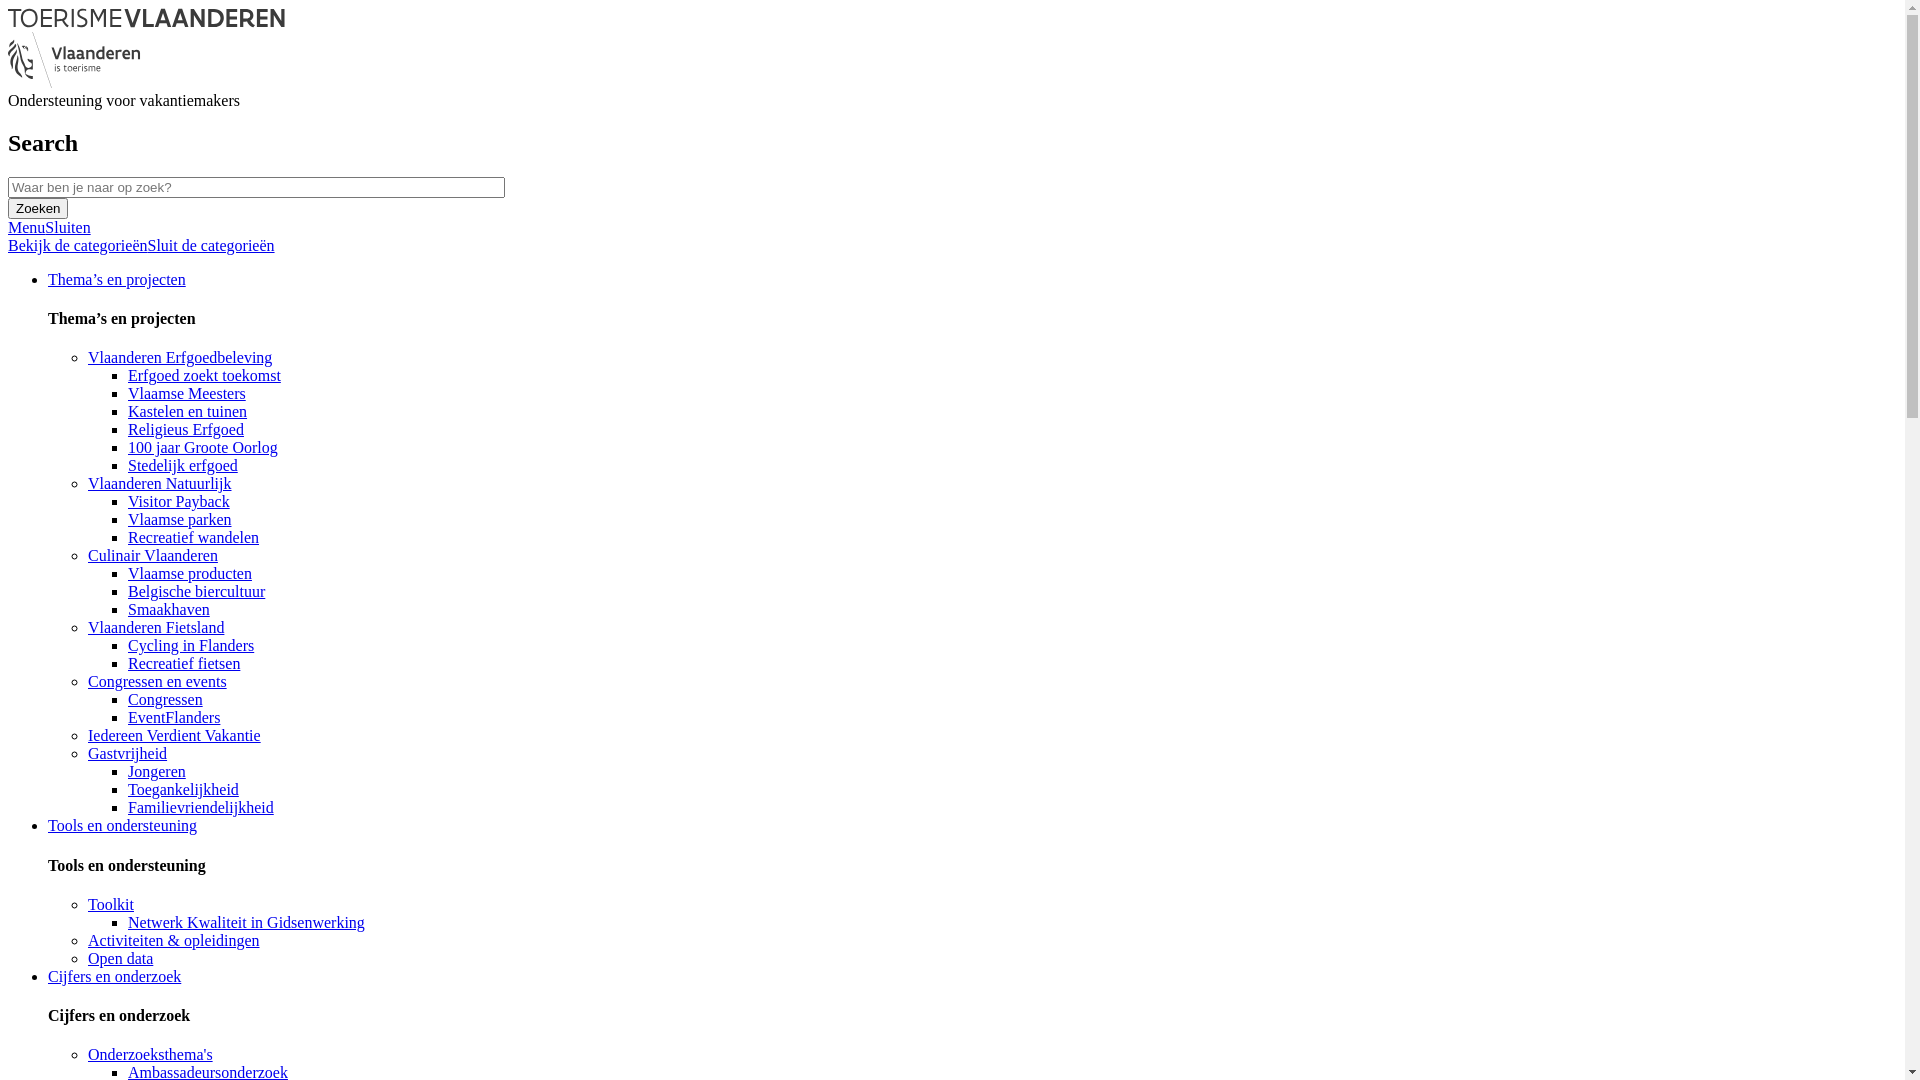 This screenshot has width=1920, height=1080. What do you see at coordinates (152, 555) in the screenshot?
I see `'Culinair Vlaanderen'` at bounding box center [152, 555].